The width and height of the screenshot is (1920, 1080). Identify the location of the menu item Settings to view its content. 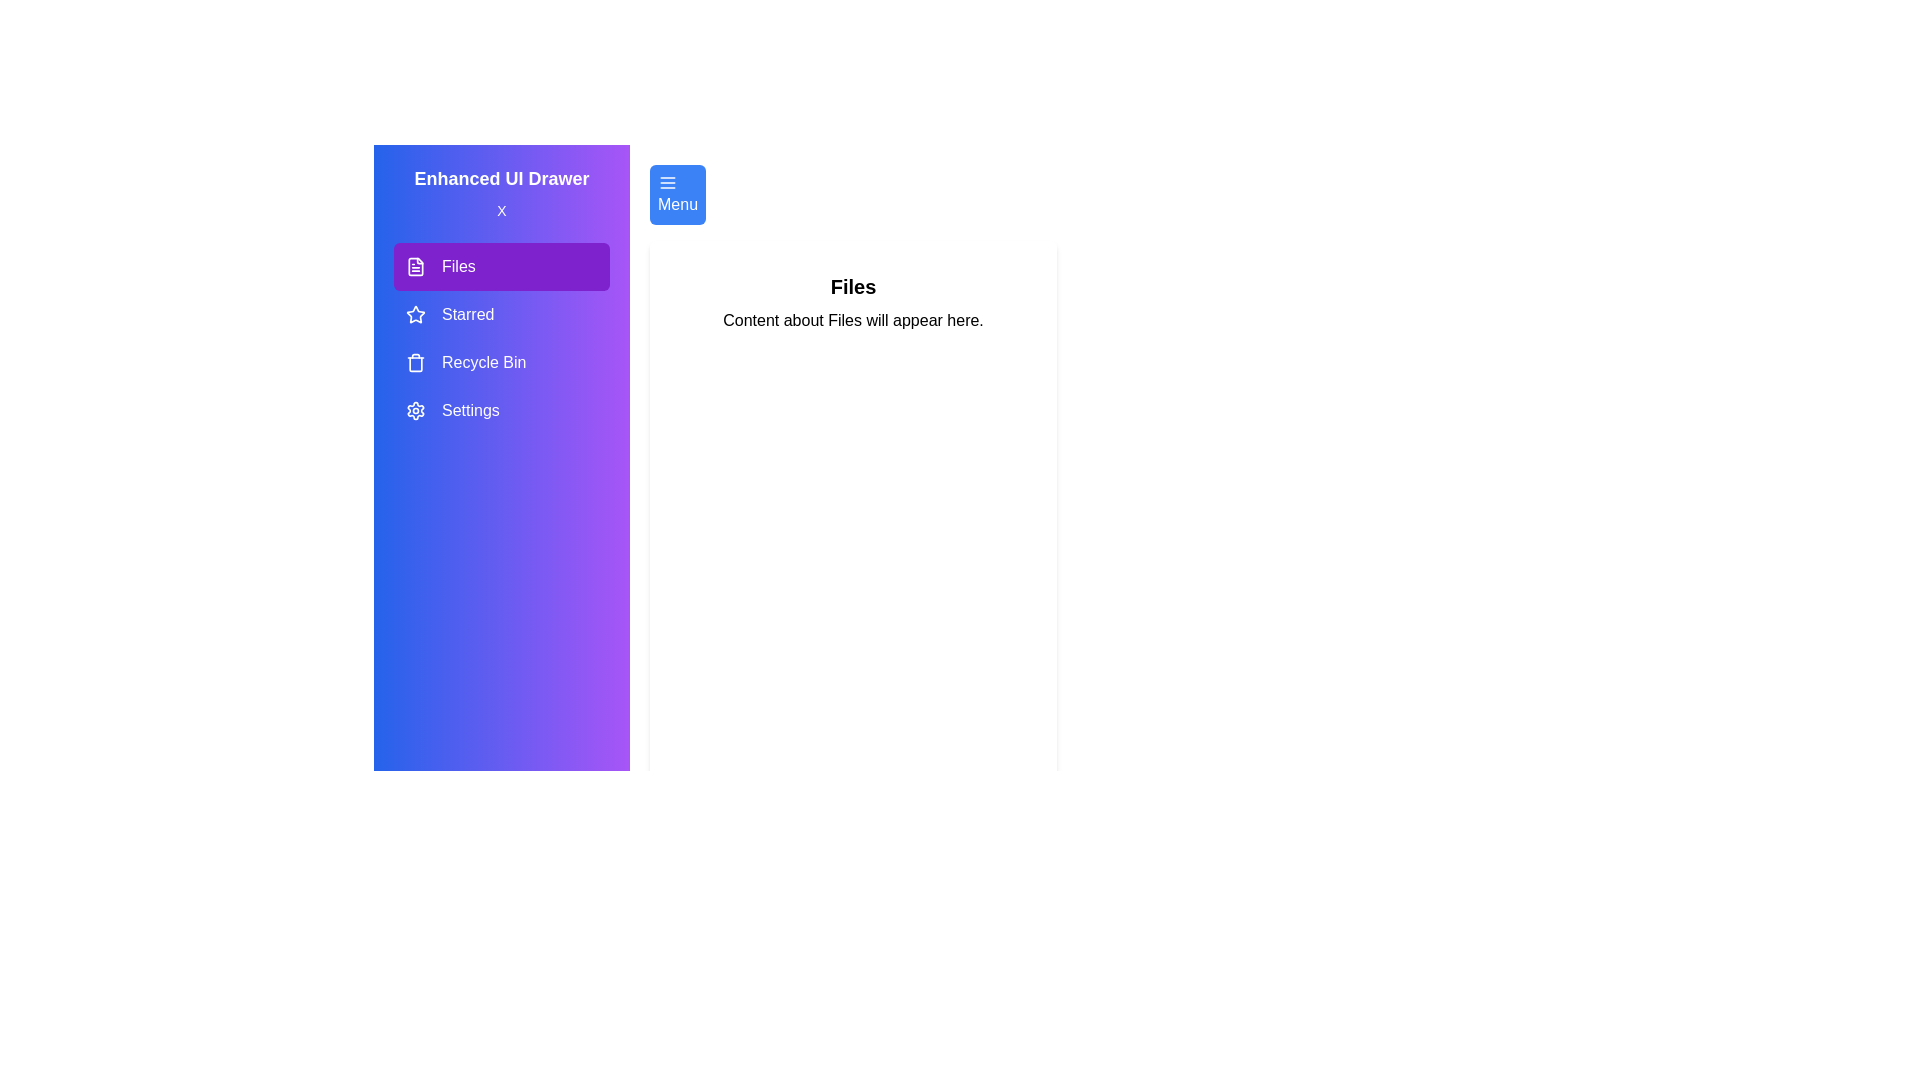
(502, 410).